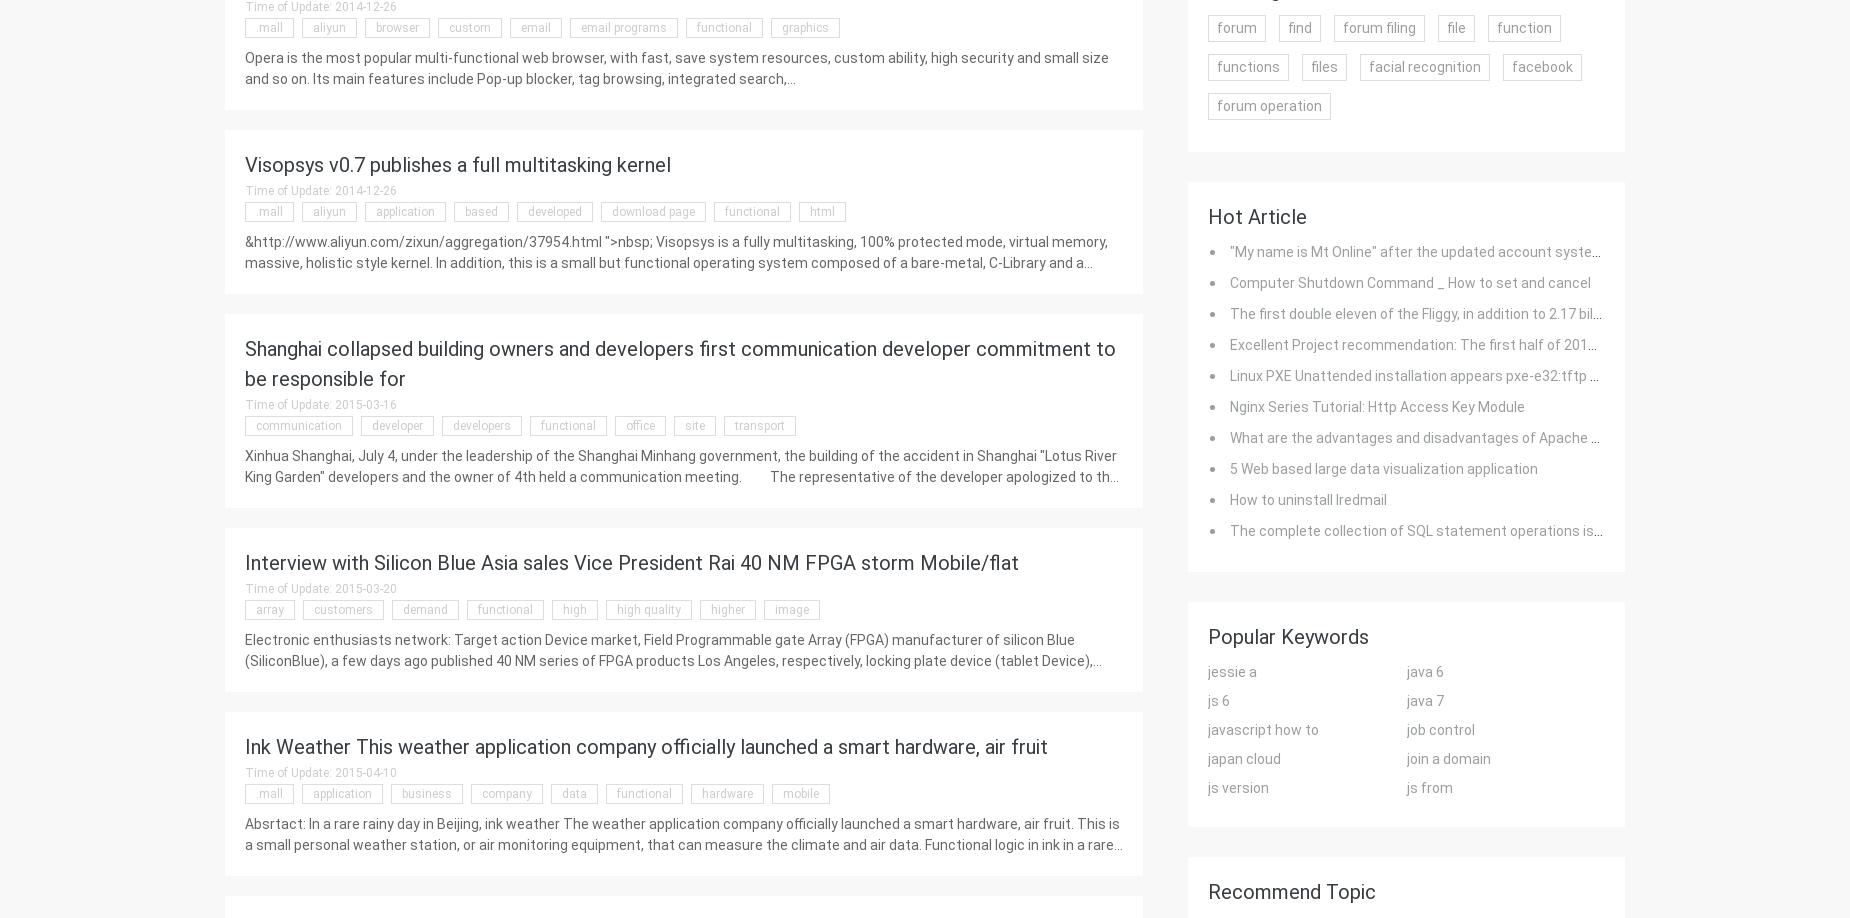  Describe the element at coordinates (822, 211) in the screenshot. I see `'html'` at that location.